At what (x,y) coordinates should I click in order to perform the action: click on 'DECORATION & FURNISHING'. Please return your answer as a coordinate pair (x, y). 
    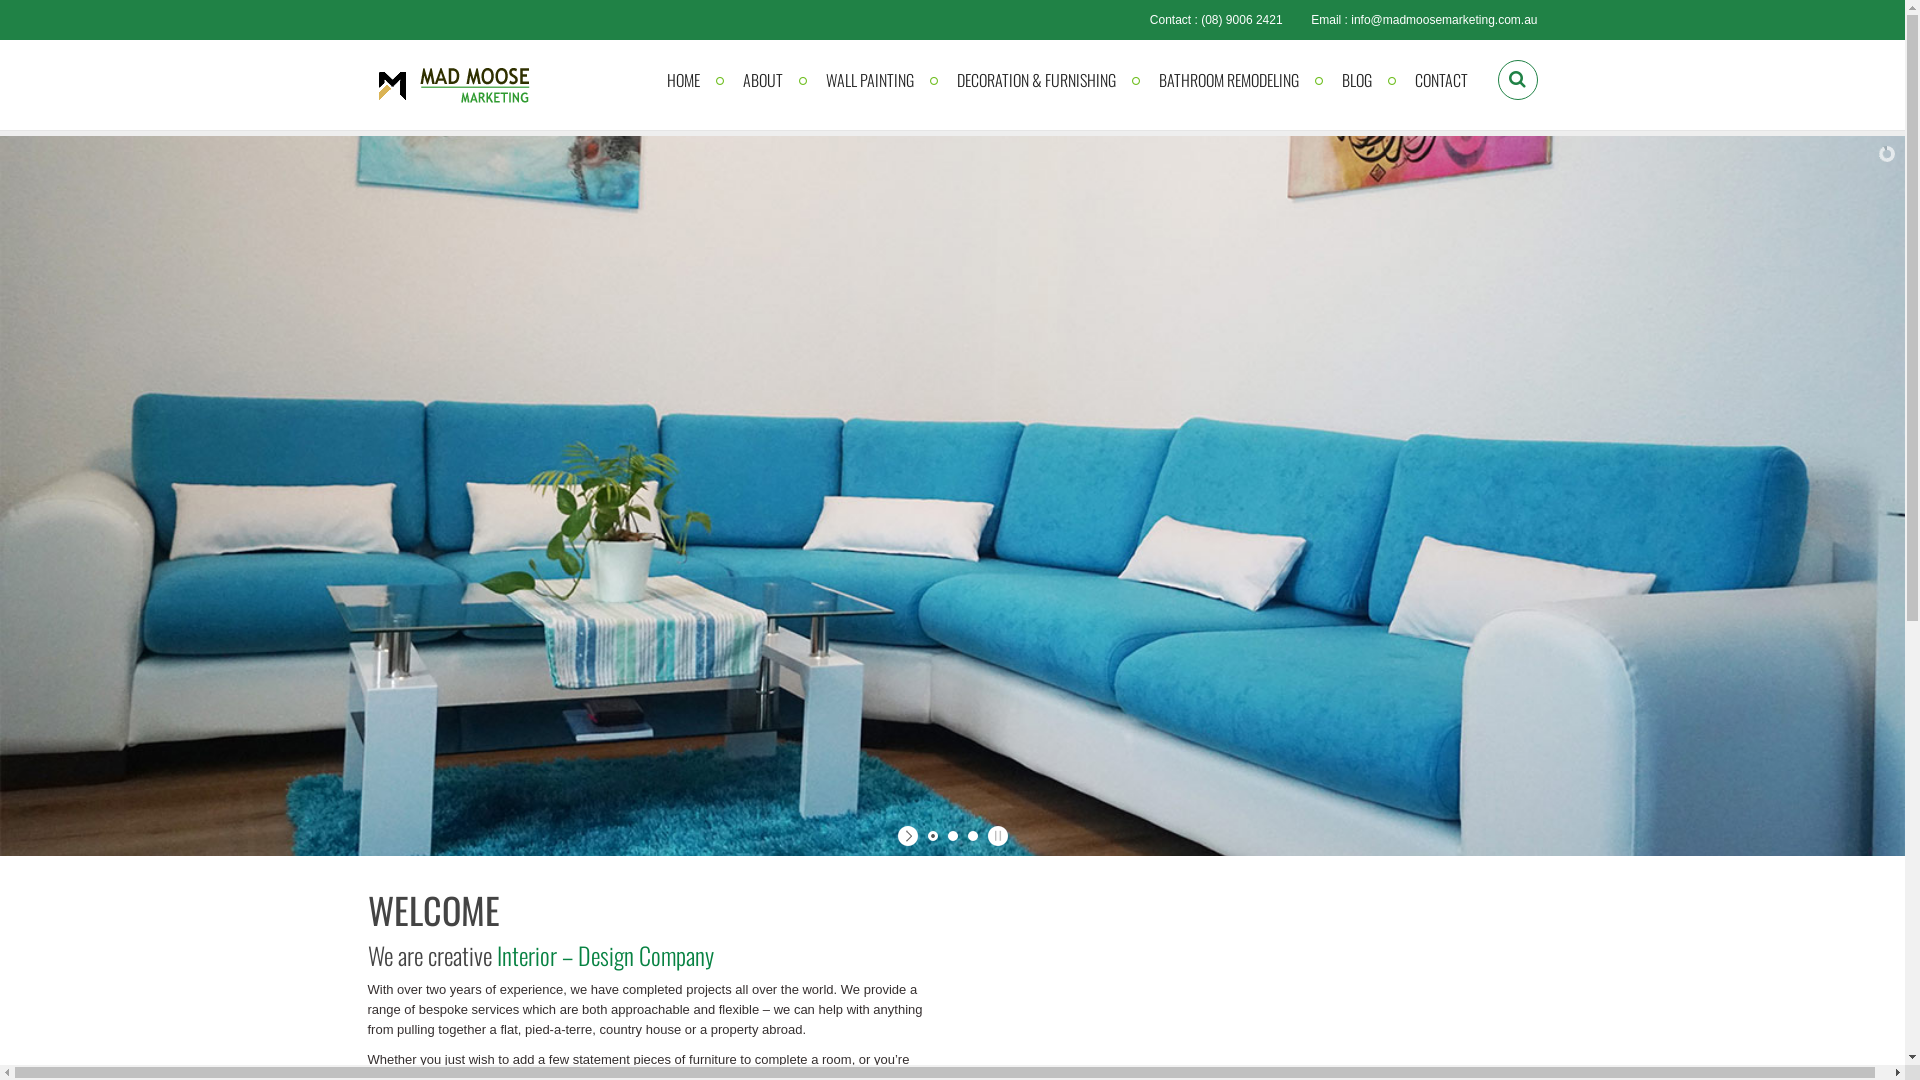
    Looking at the image, I should click on (1035, 79).